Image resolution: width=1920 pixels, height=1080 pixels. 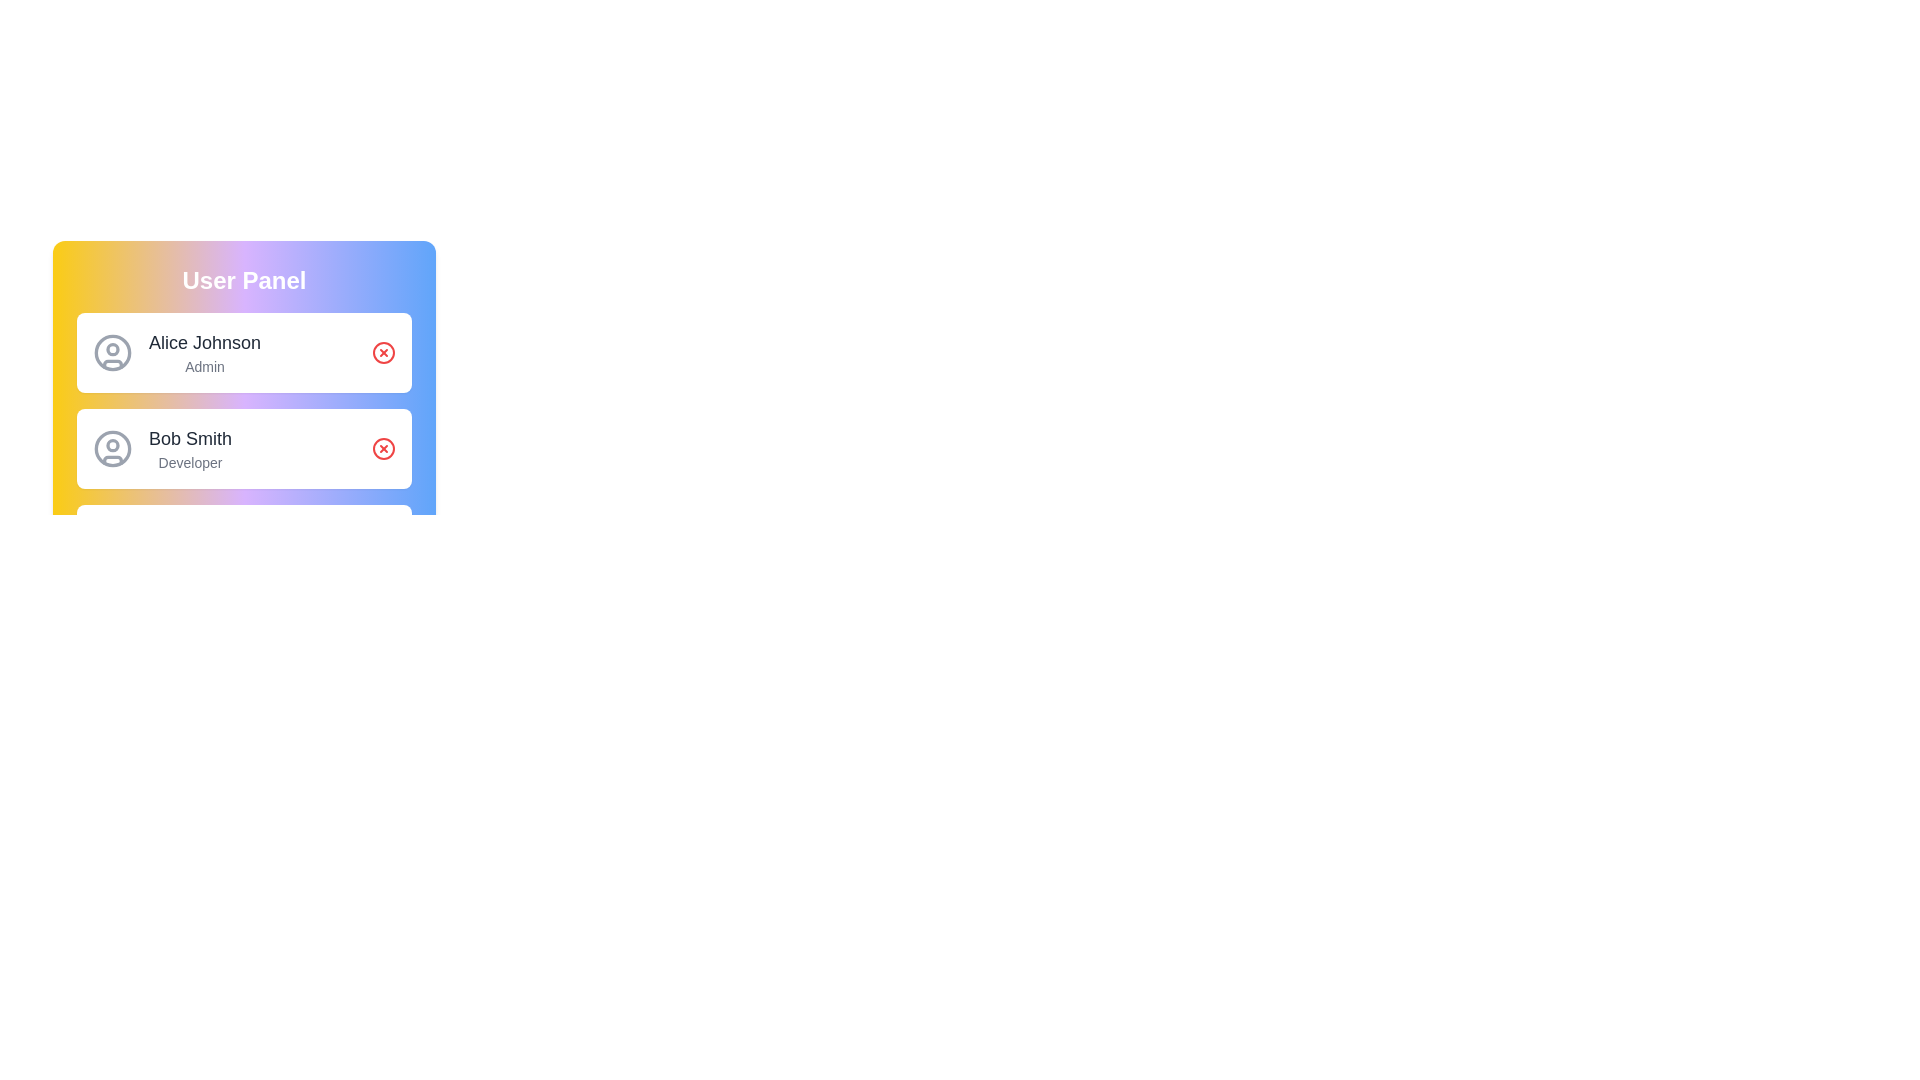 What do you see at coordinates (205, 366) in the screenshot?
I see `role information from the text label displaying 'Admin', which is located below the 'Alice Johnson' label in the user profile section of the User Panel` at bounding box center [205, 366].